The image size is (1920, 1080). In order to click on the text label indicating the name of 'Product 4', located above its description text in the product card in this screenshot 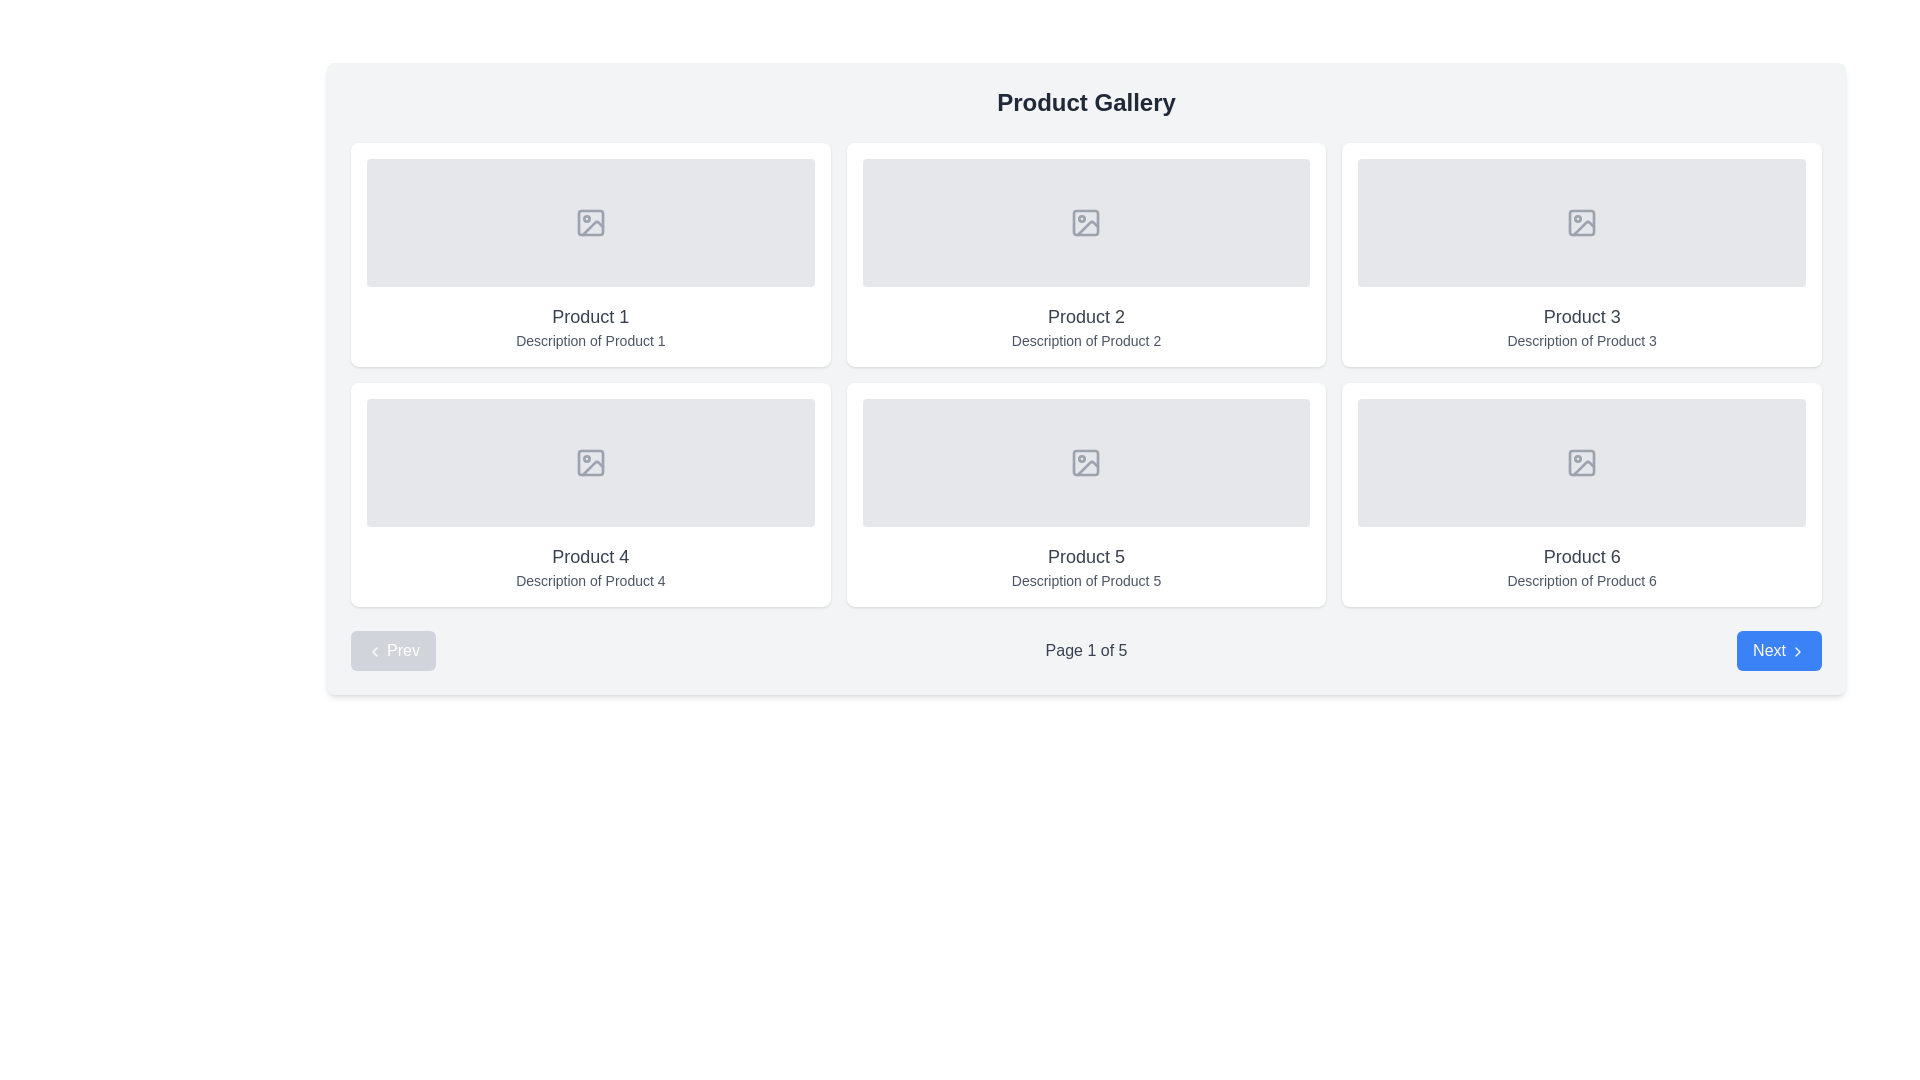, I will do `click(589, 556)`.